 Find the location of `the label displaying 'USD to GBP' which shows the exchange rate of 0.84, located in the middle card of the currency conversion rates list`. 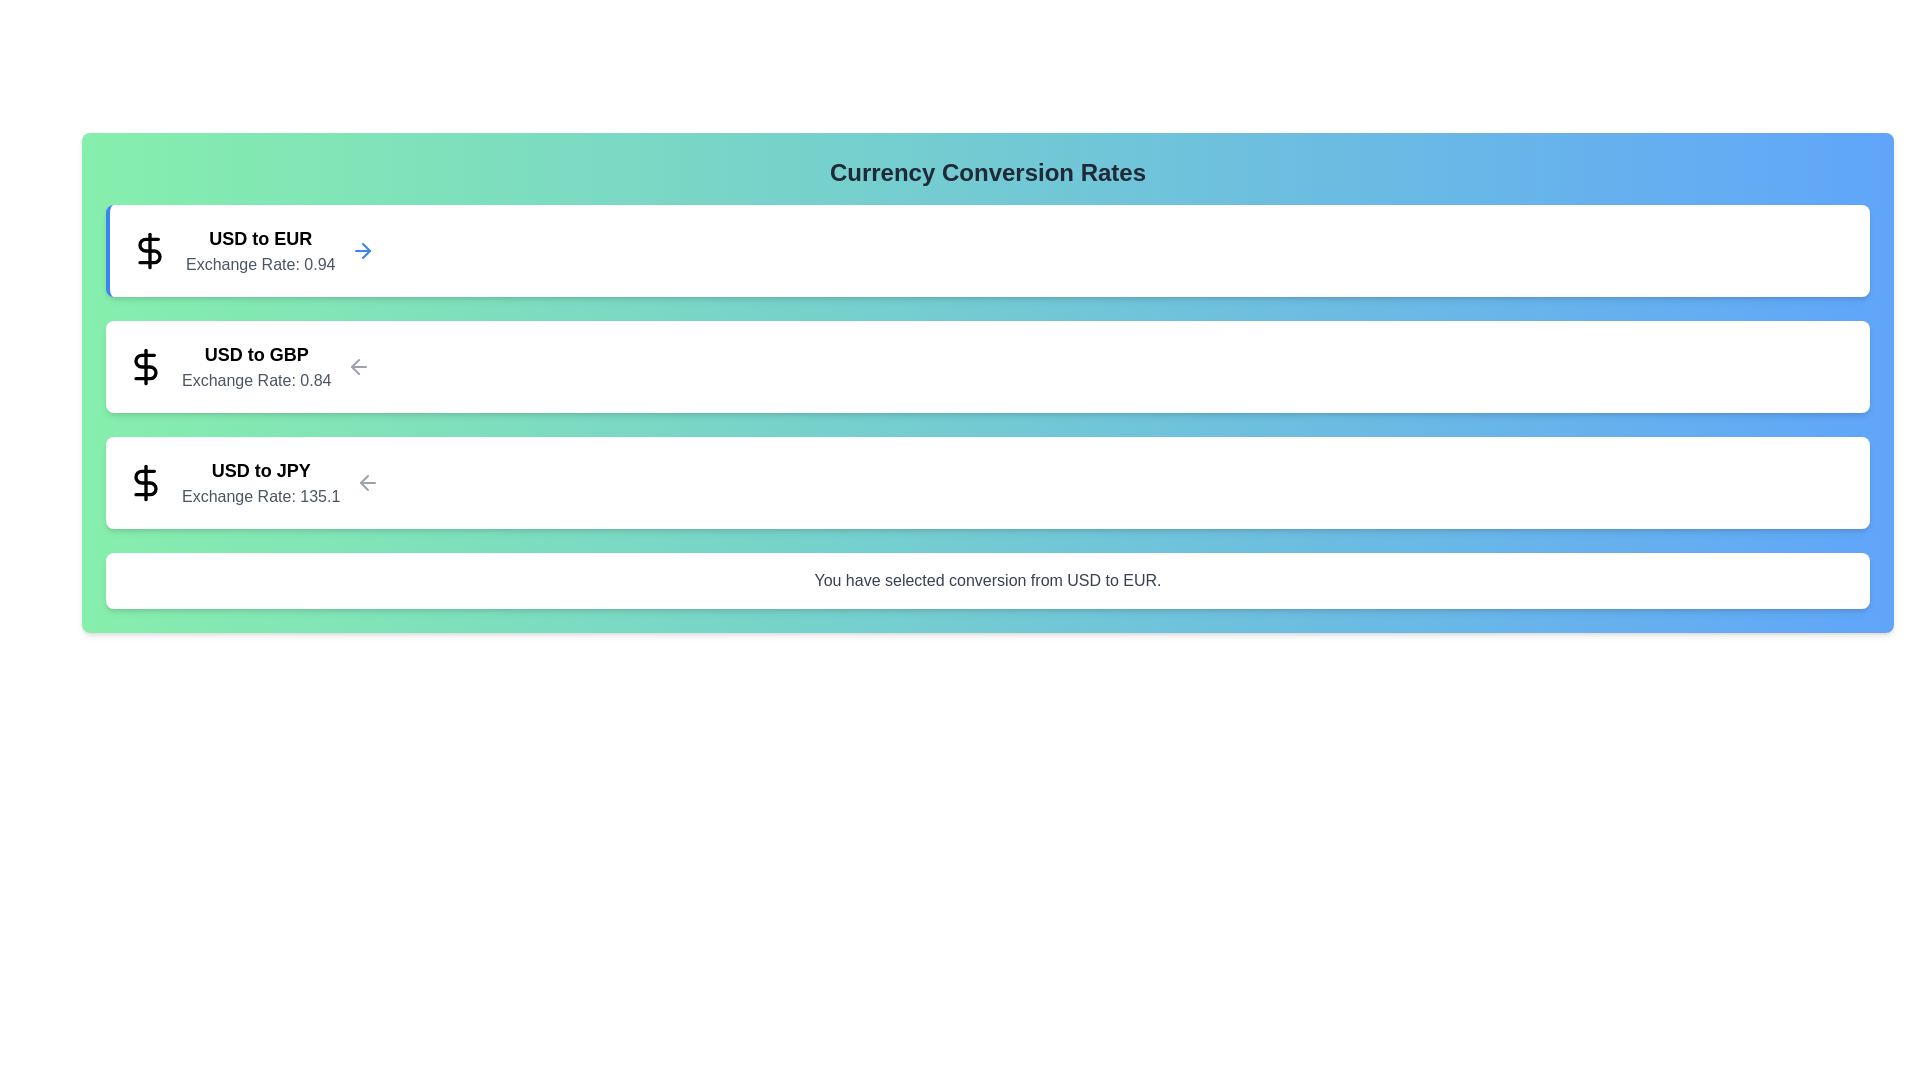

the label displaying 'USD to GBP' which shows the exchange rate of 0.84, located in the middle card of the currency conversion rates list is located at coordinates (255, 366).